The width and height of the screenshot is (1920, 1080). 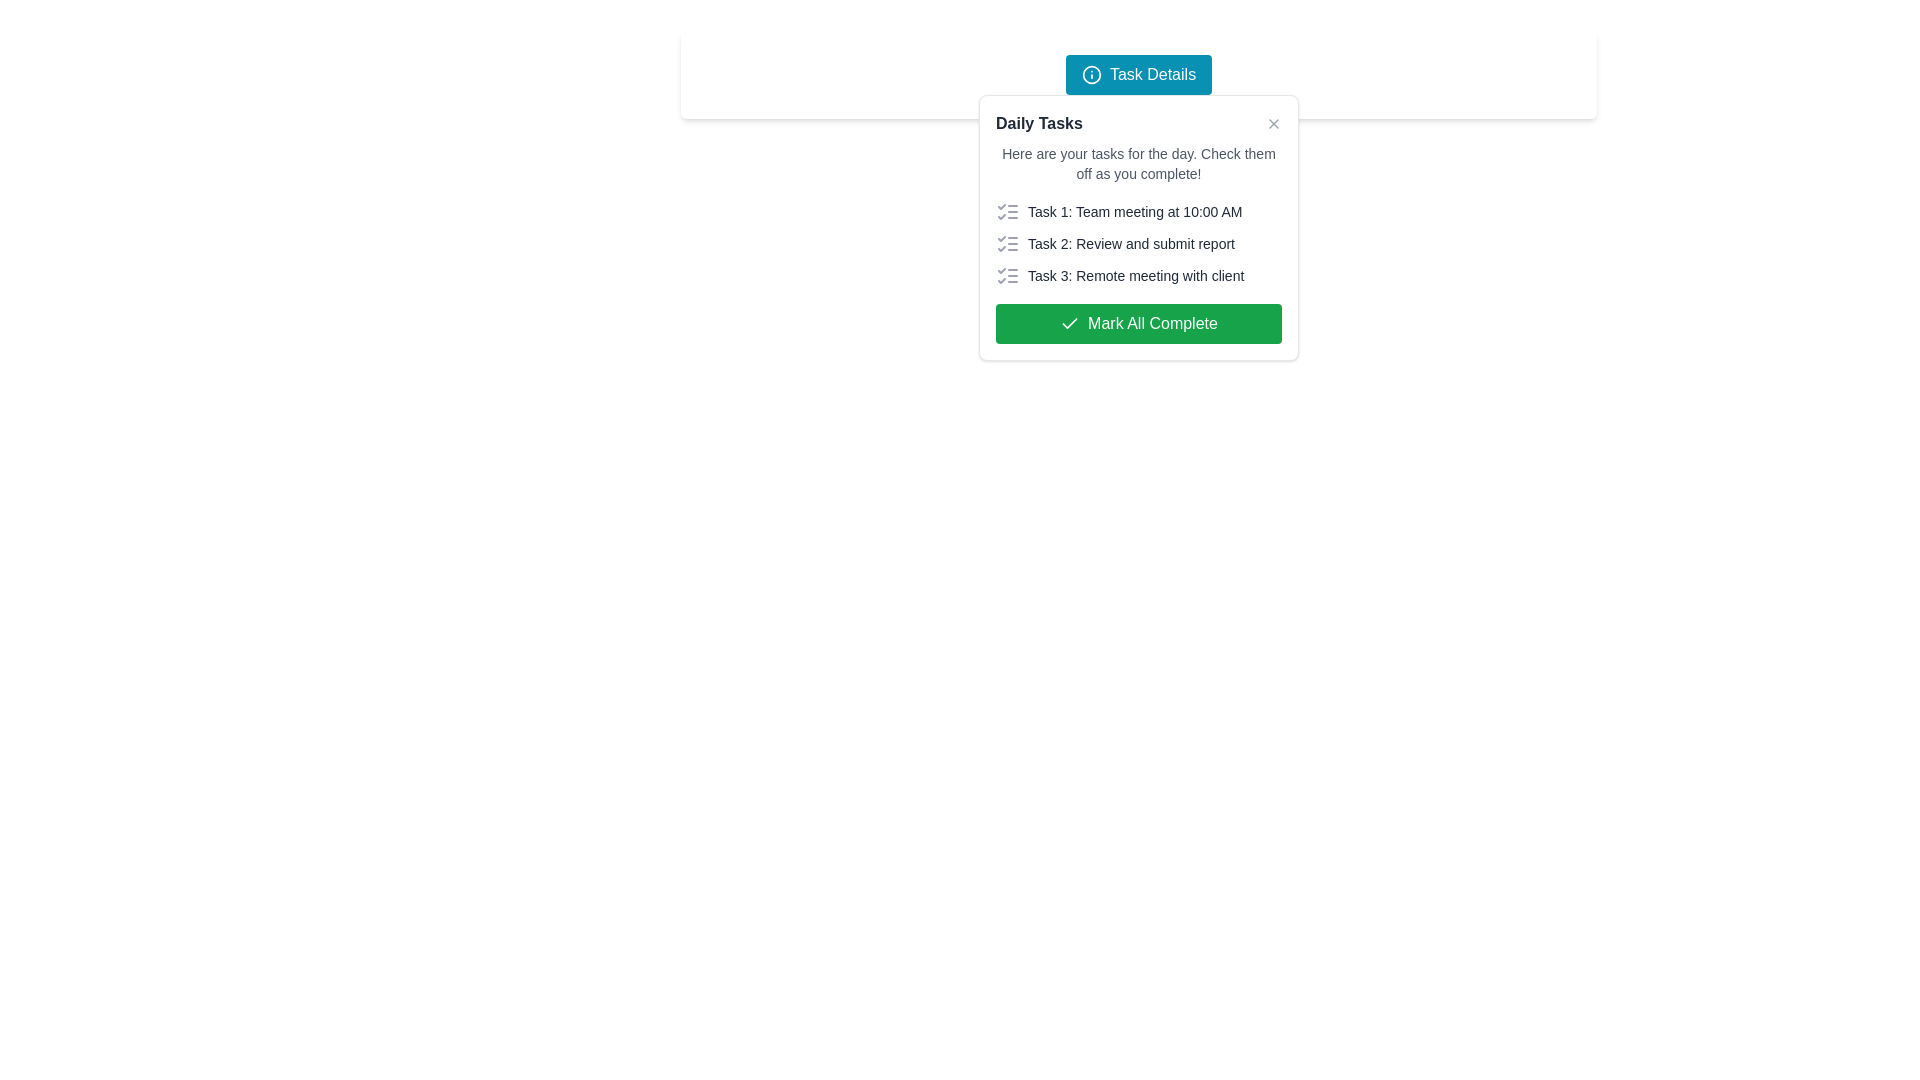 What do you see at coordinates (1008, 242) in the screenshot?
I see `the checklist SVG icon located to the left of the task item labeled 'Task 2: Review and submit report.'` at bounding box center [1008, 242].